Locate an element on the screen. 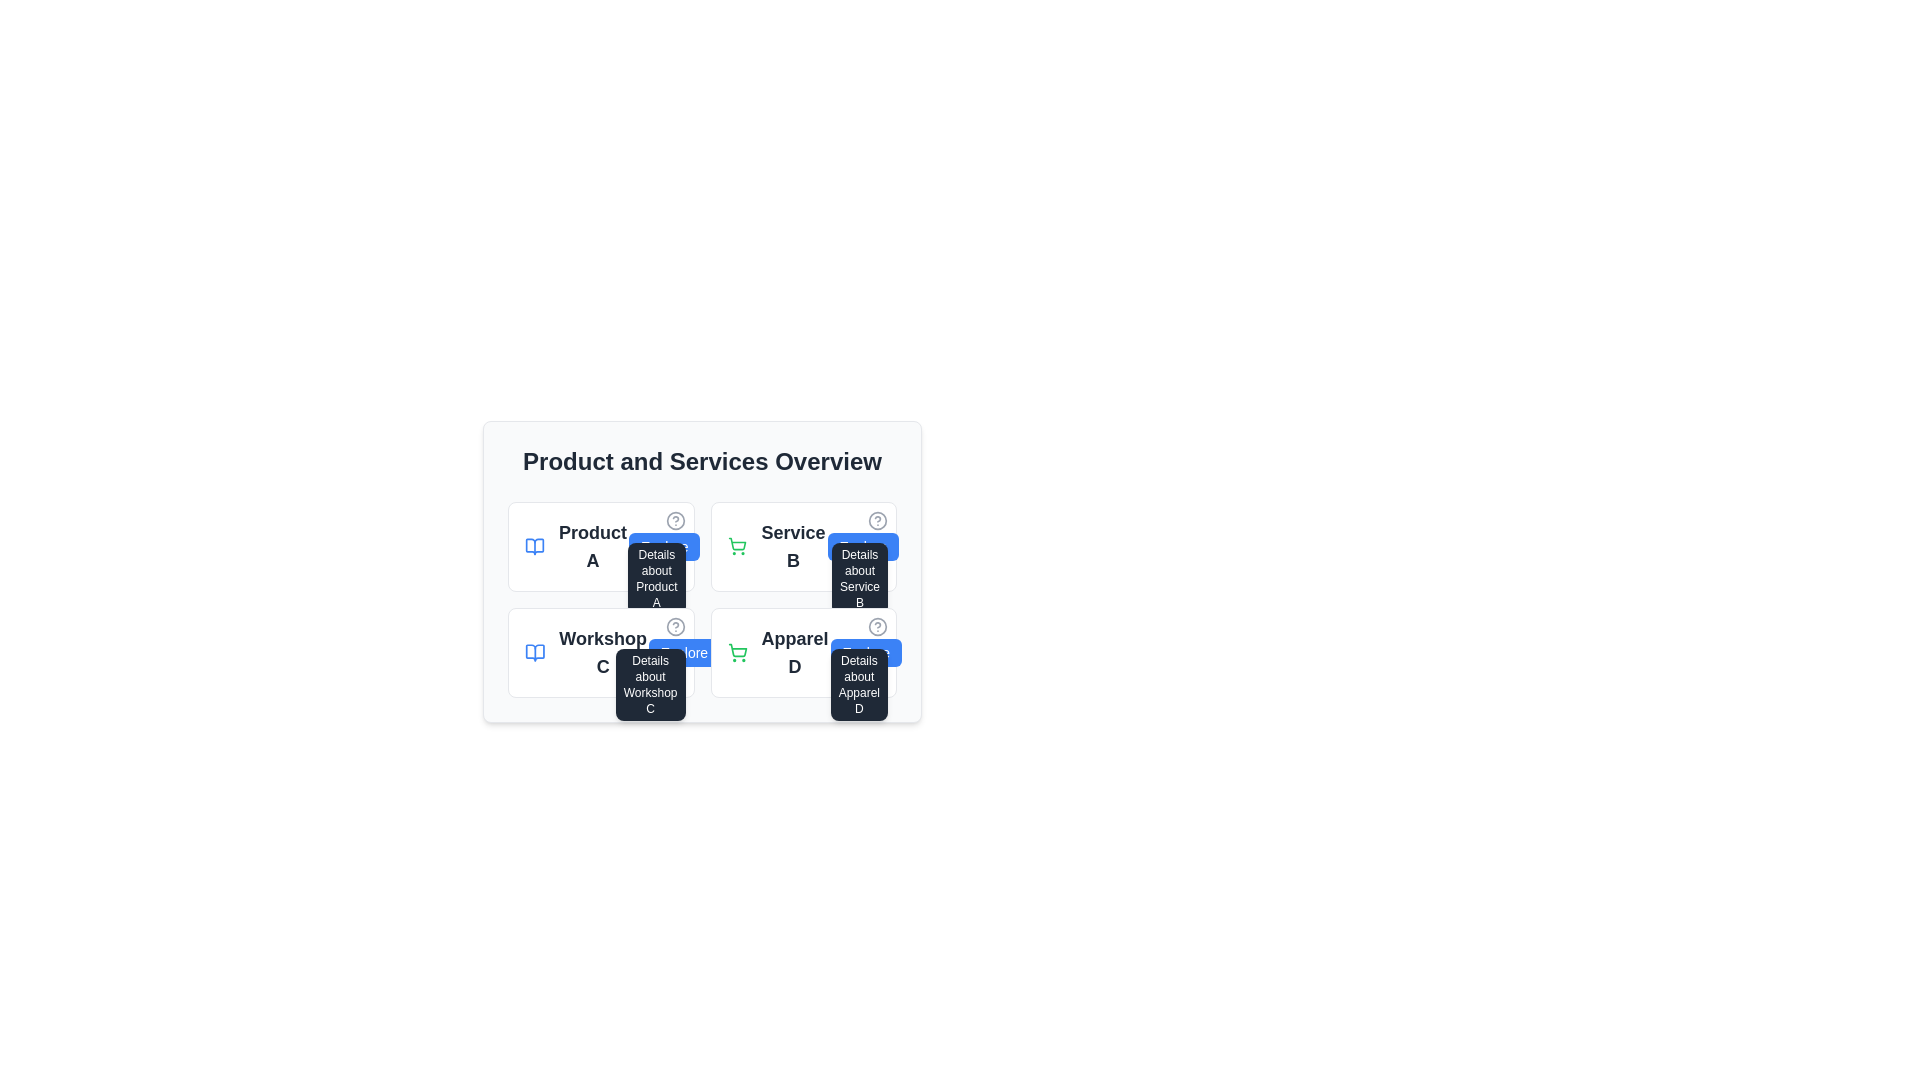 The height and width of the screenshot is (1080, 1920). text displayed on the bold text label 'Product A', which is part of the product overview grid and is the top-left item next to an open book icon is located at coordinates (592, 547).